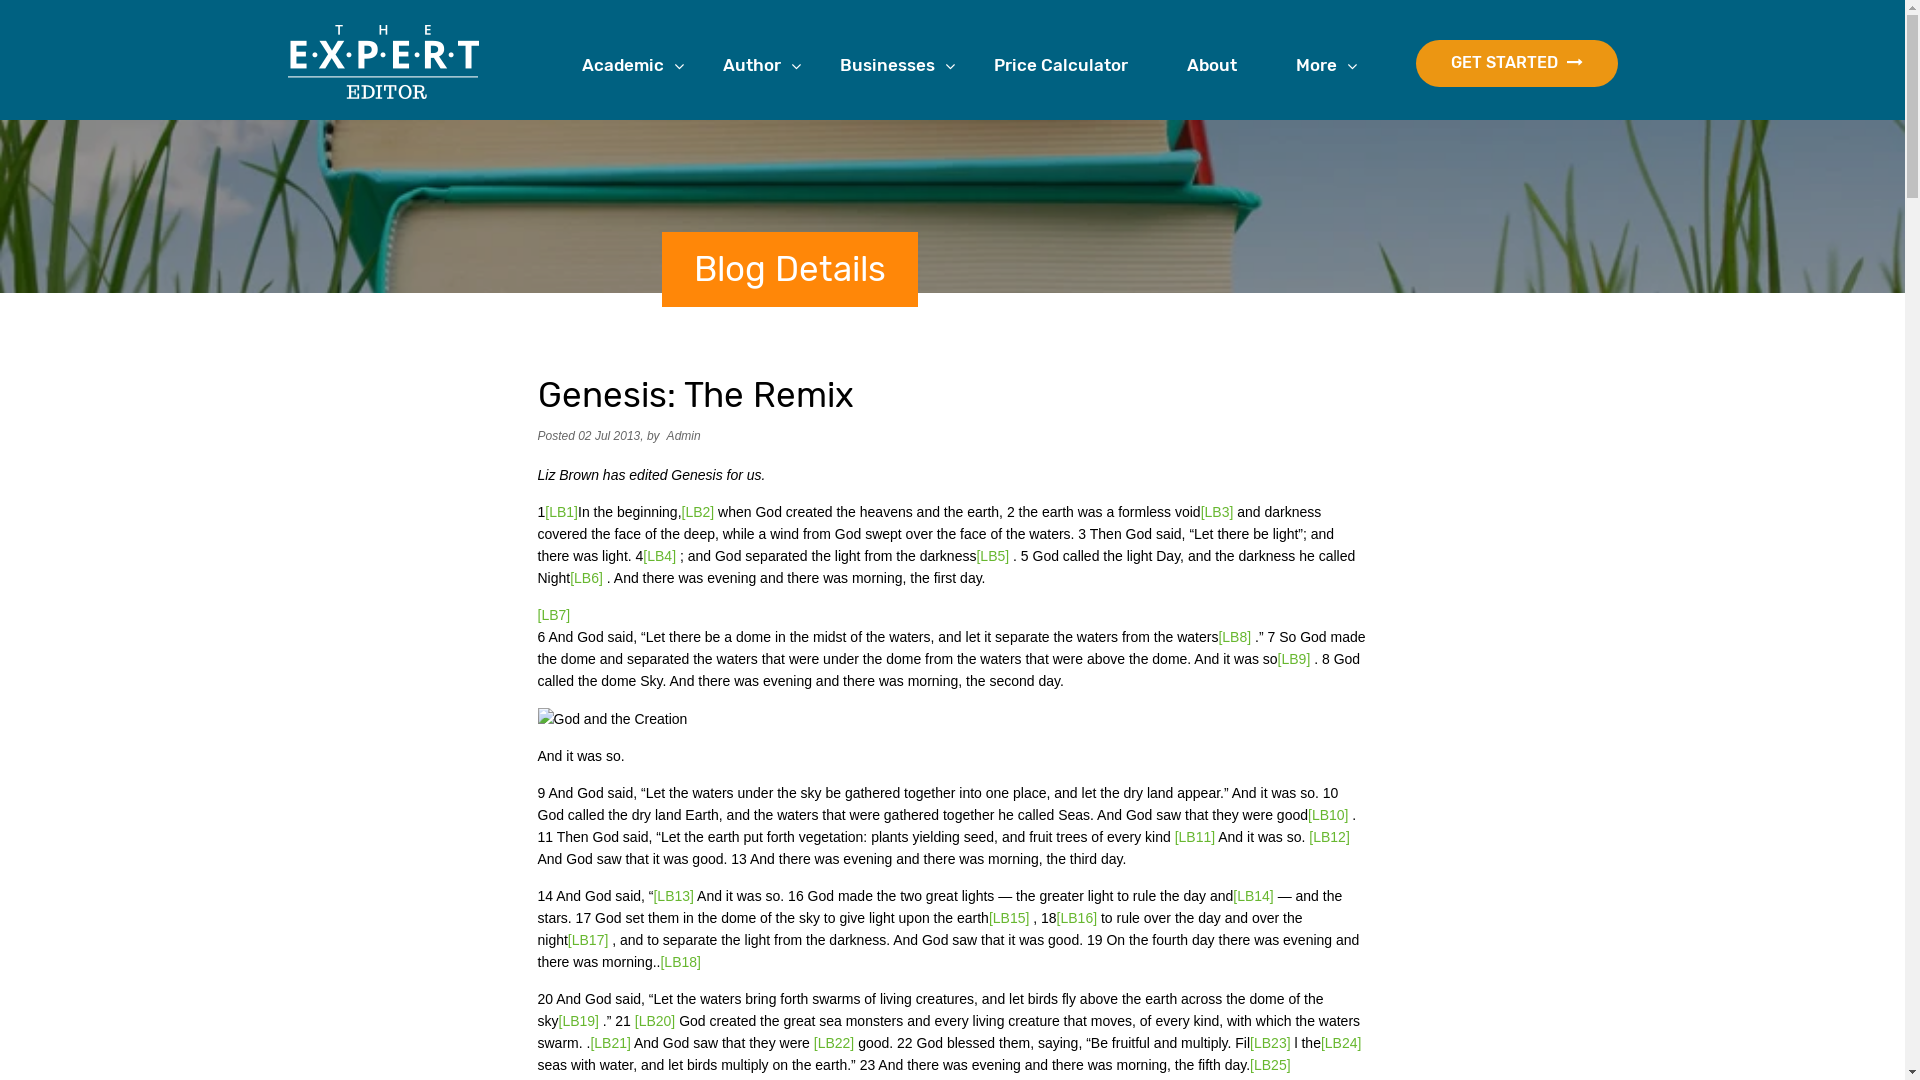 This screenshot has height=1080, width=1920. I want to click on '[LB7]', so click(554, 613).